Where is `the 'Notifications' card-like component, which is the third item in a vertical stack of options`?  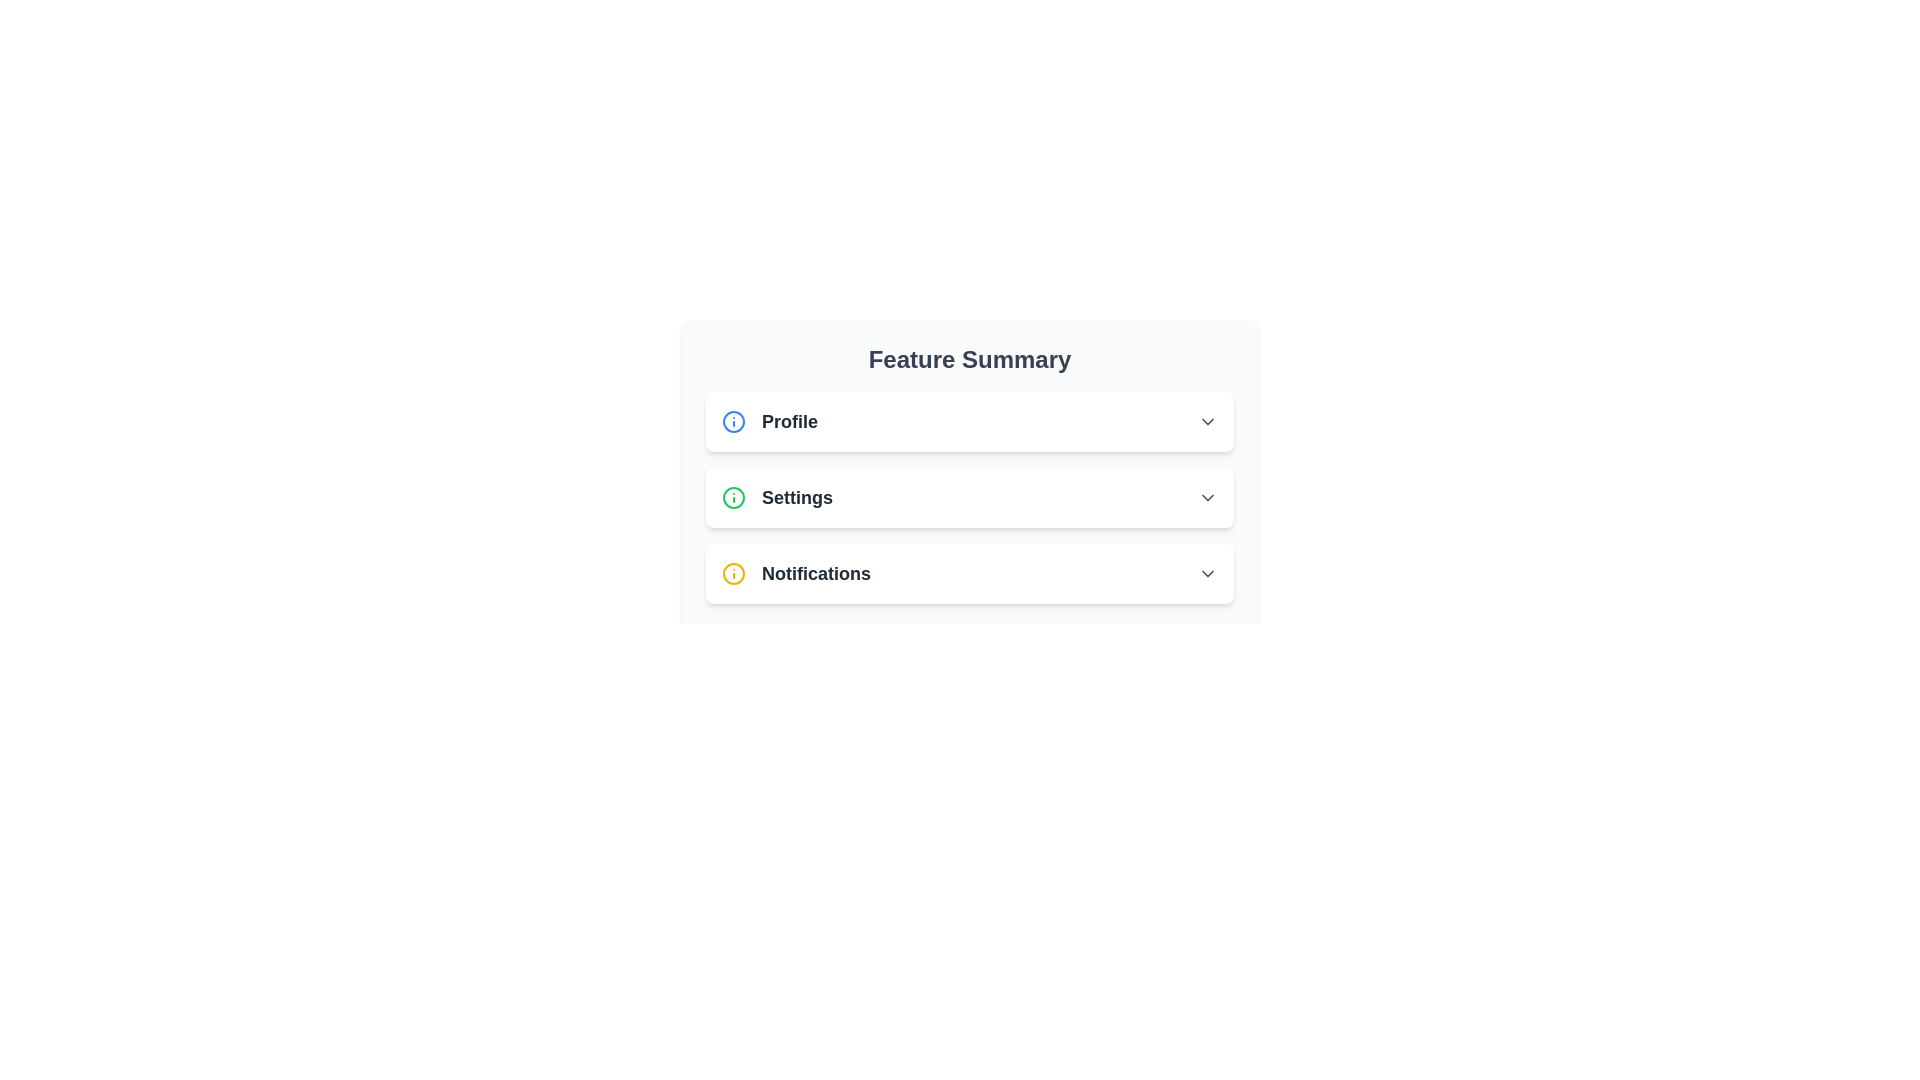 the 'Notifications' card-like component, which is the third item in a vertical stack of options is located at coordinates (969, 574).